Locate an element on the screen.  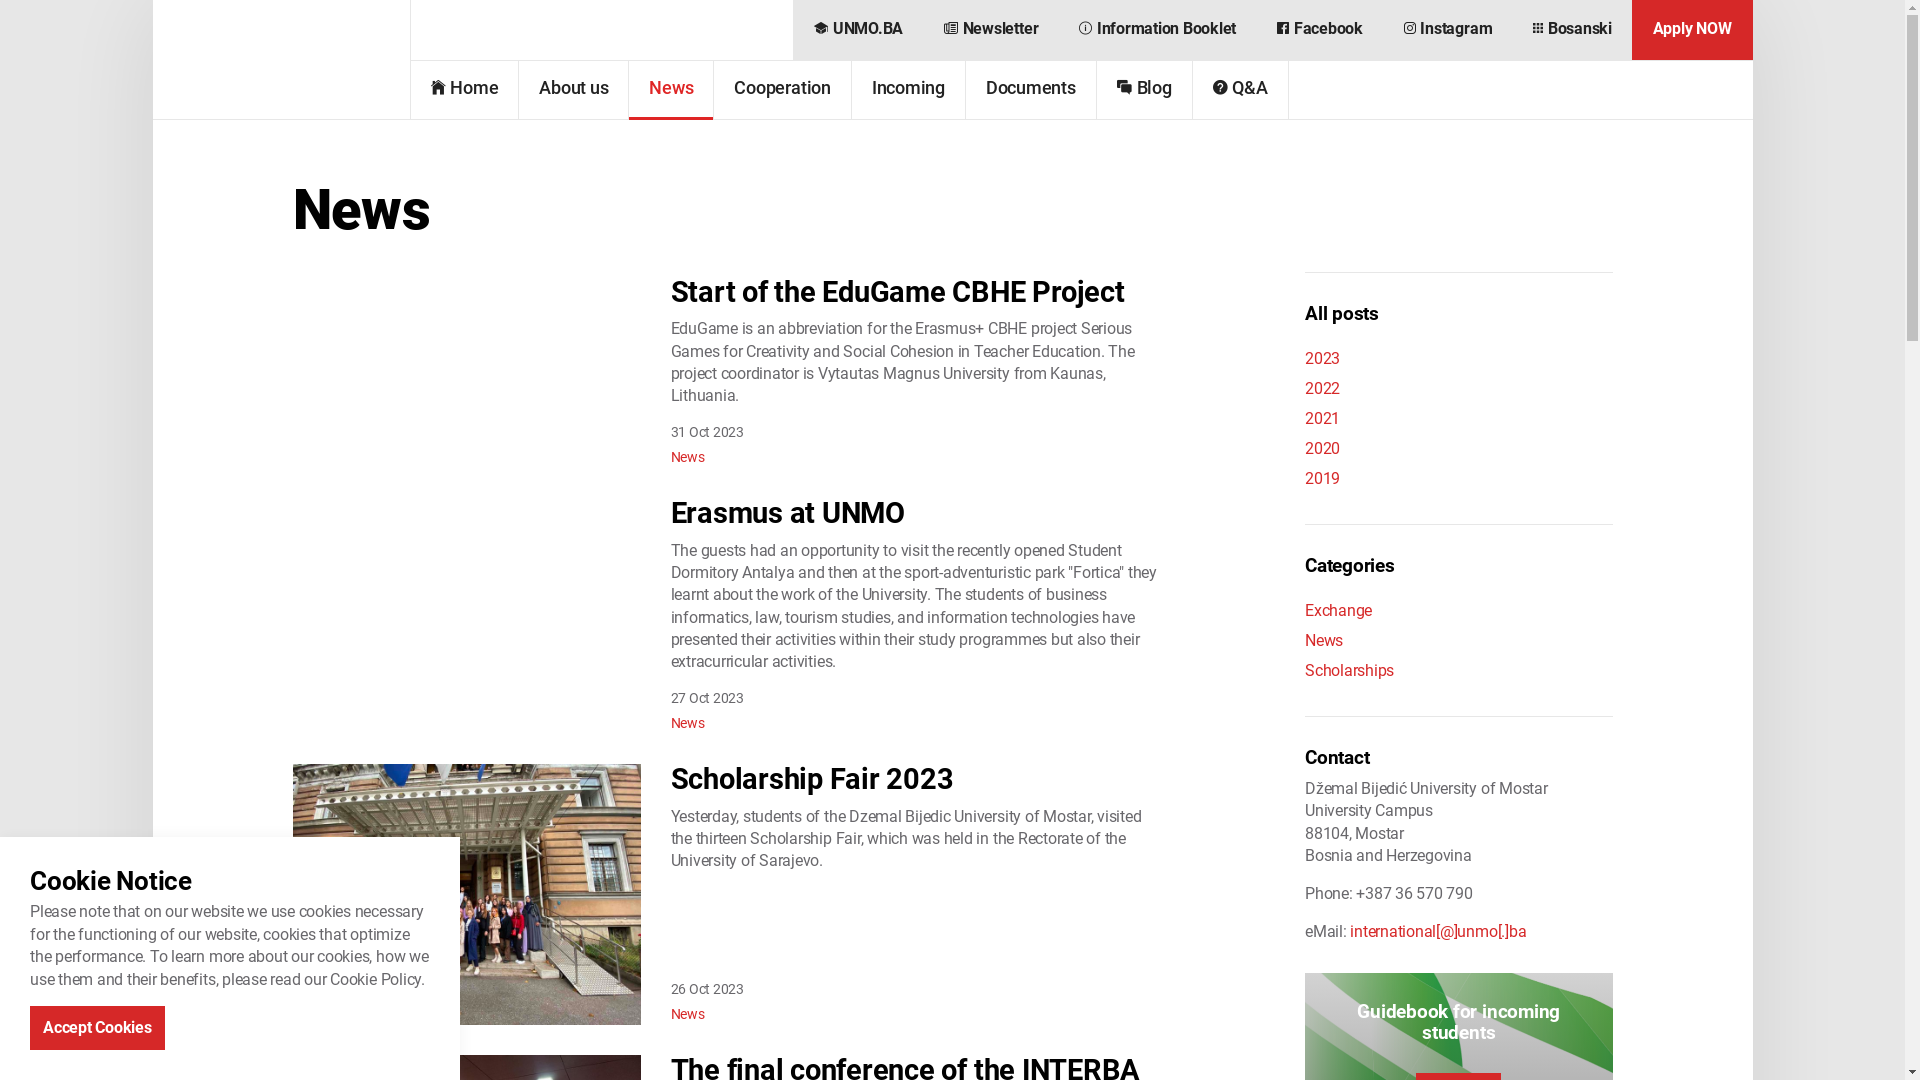
'Newsletter' is located at coordinates (990, 30).